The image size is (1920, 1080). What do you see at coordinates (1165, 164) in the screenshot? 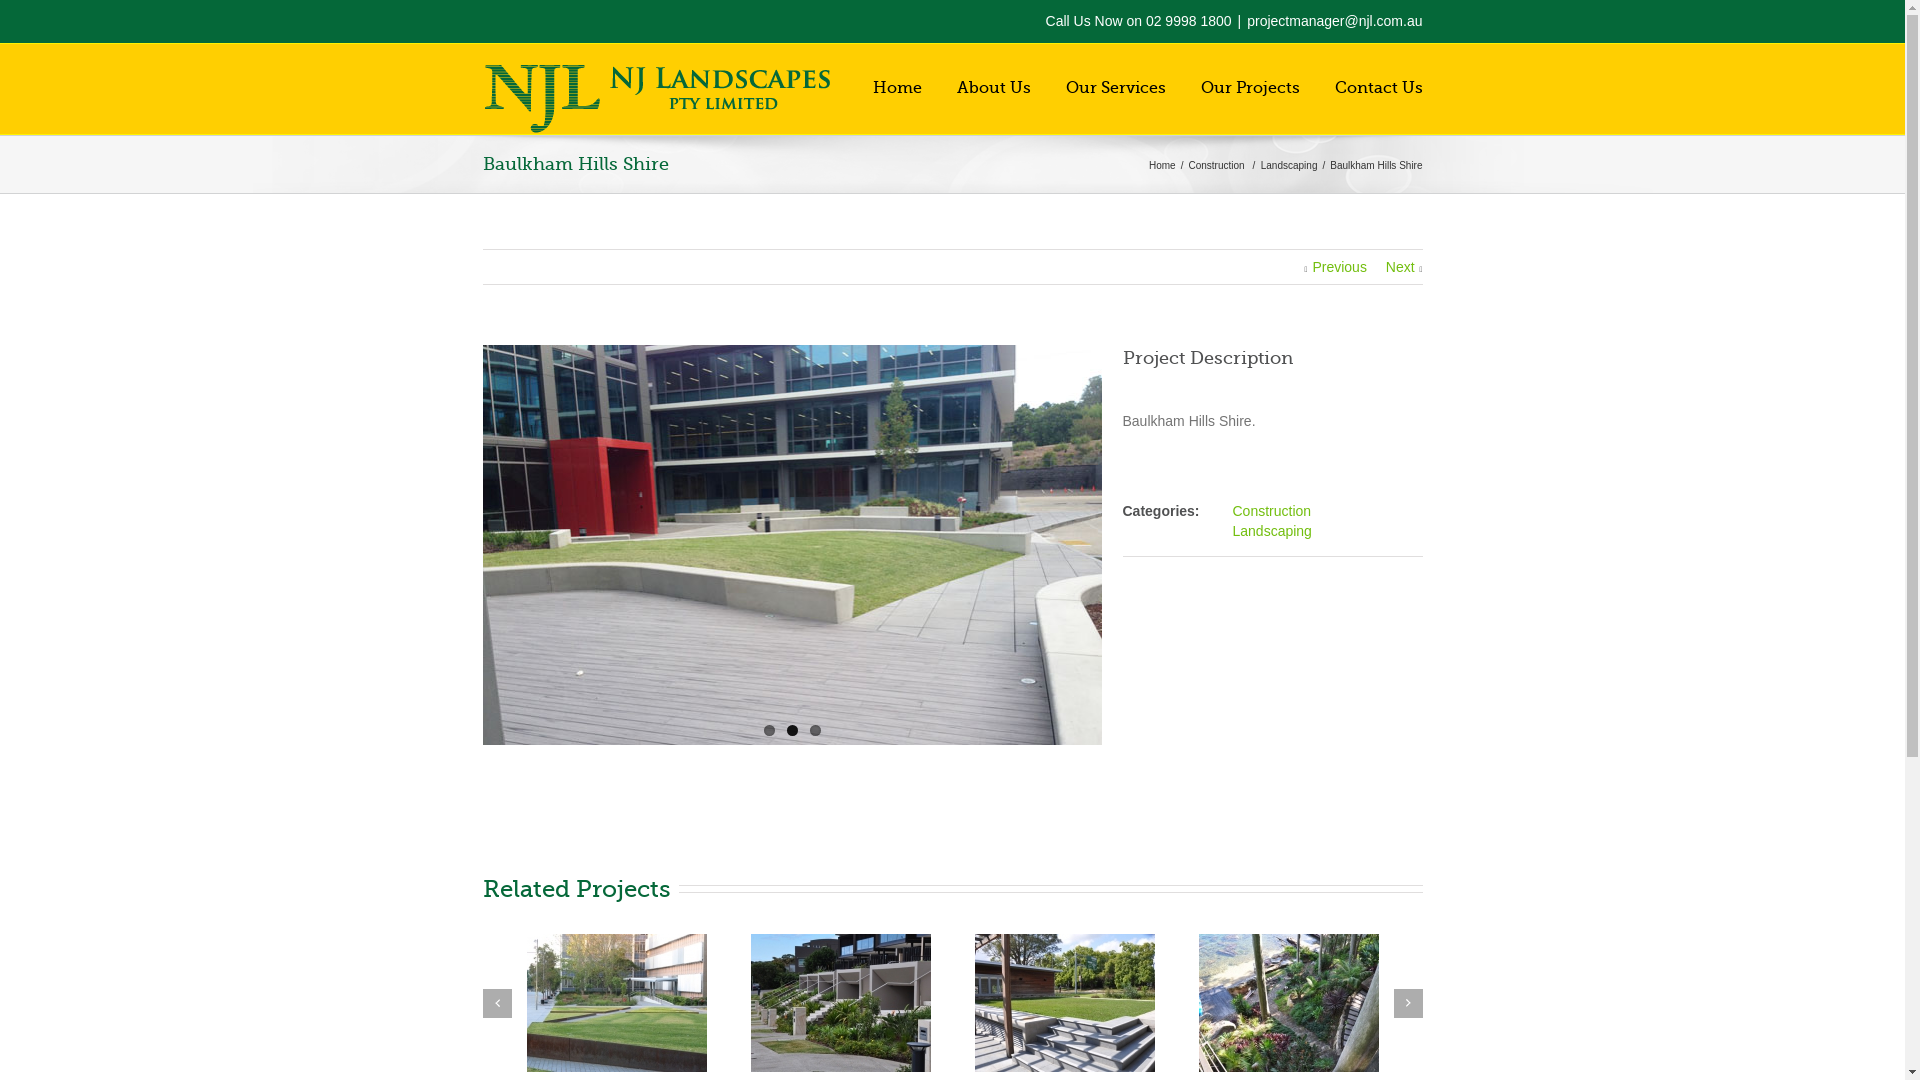
I see `'Home'` at bounding box center [1165, 164].